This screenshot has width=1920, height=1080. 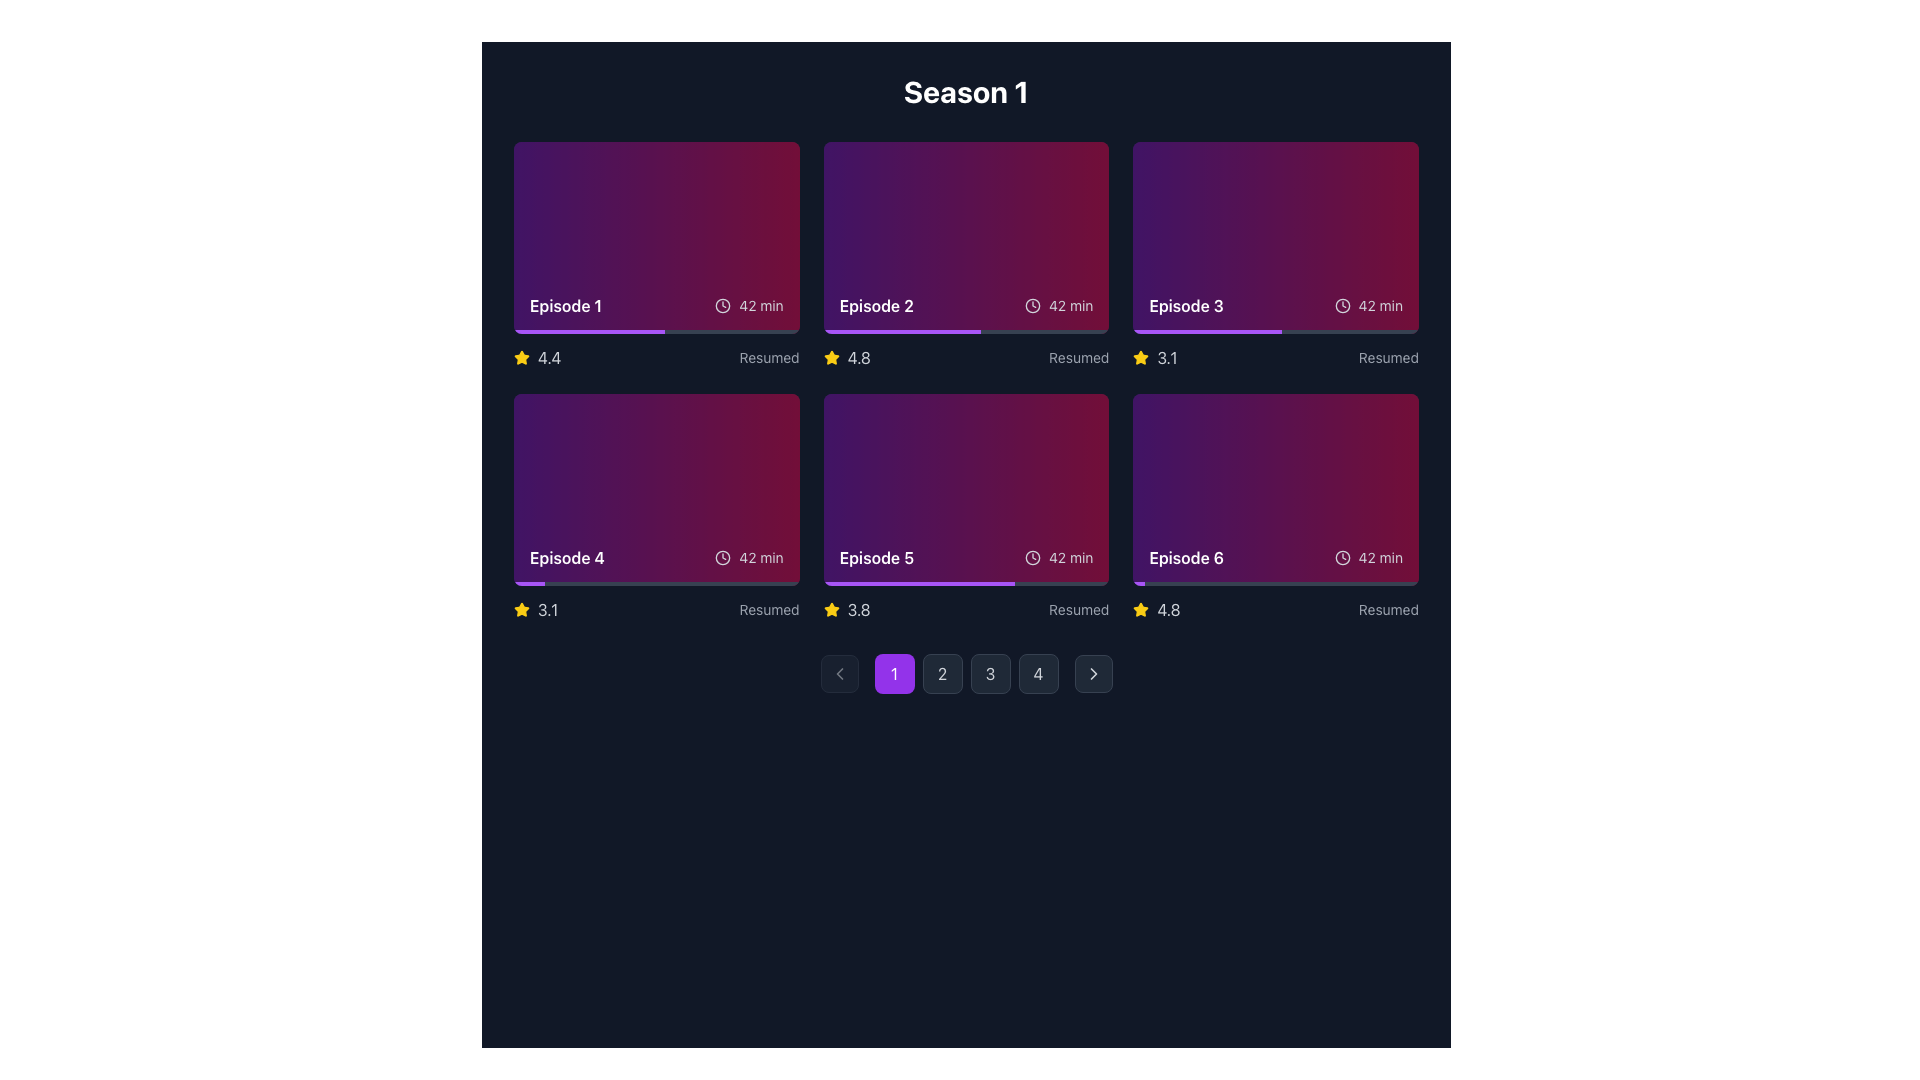 I want to click on the episode card located at the top left corner of the grid, so click(x=656, y=254).